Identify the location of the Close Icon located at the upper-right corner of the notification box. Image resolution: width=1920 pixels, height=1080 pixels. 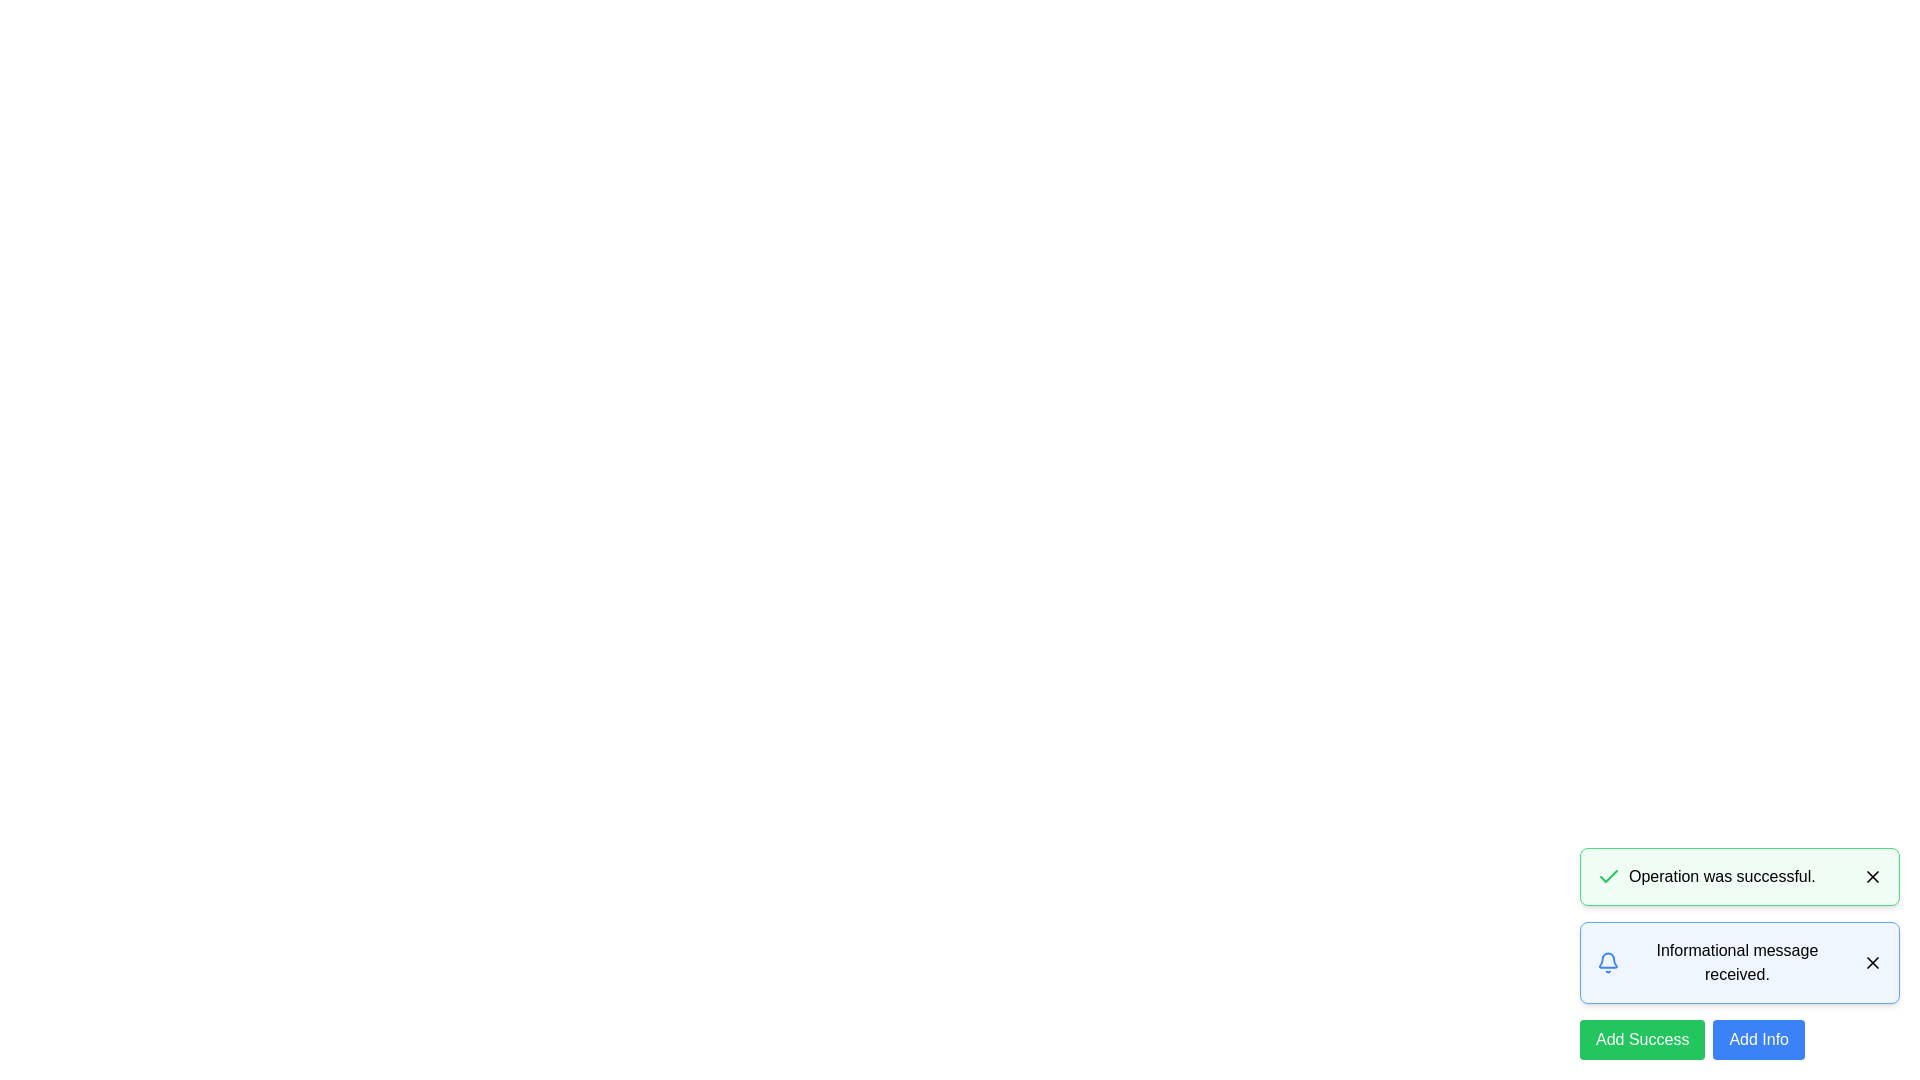
(1871, 962).